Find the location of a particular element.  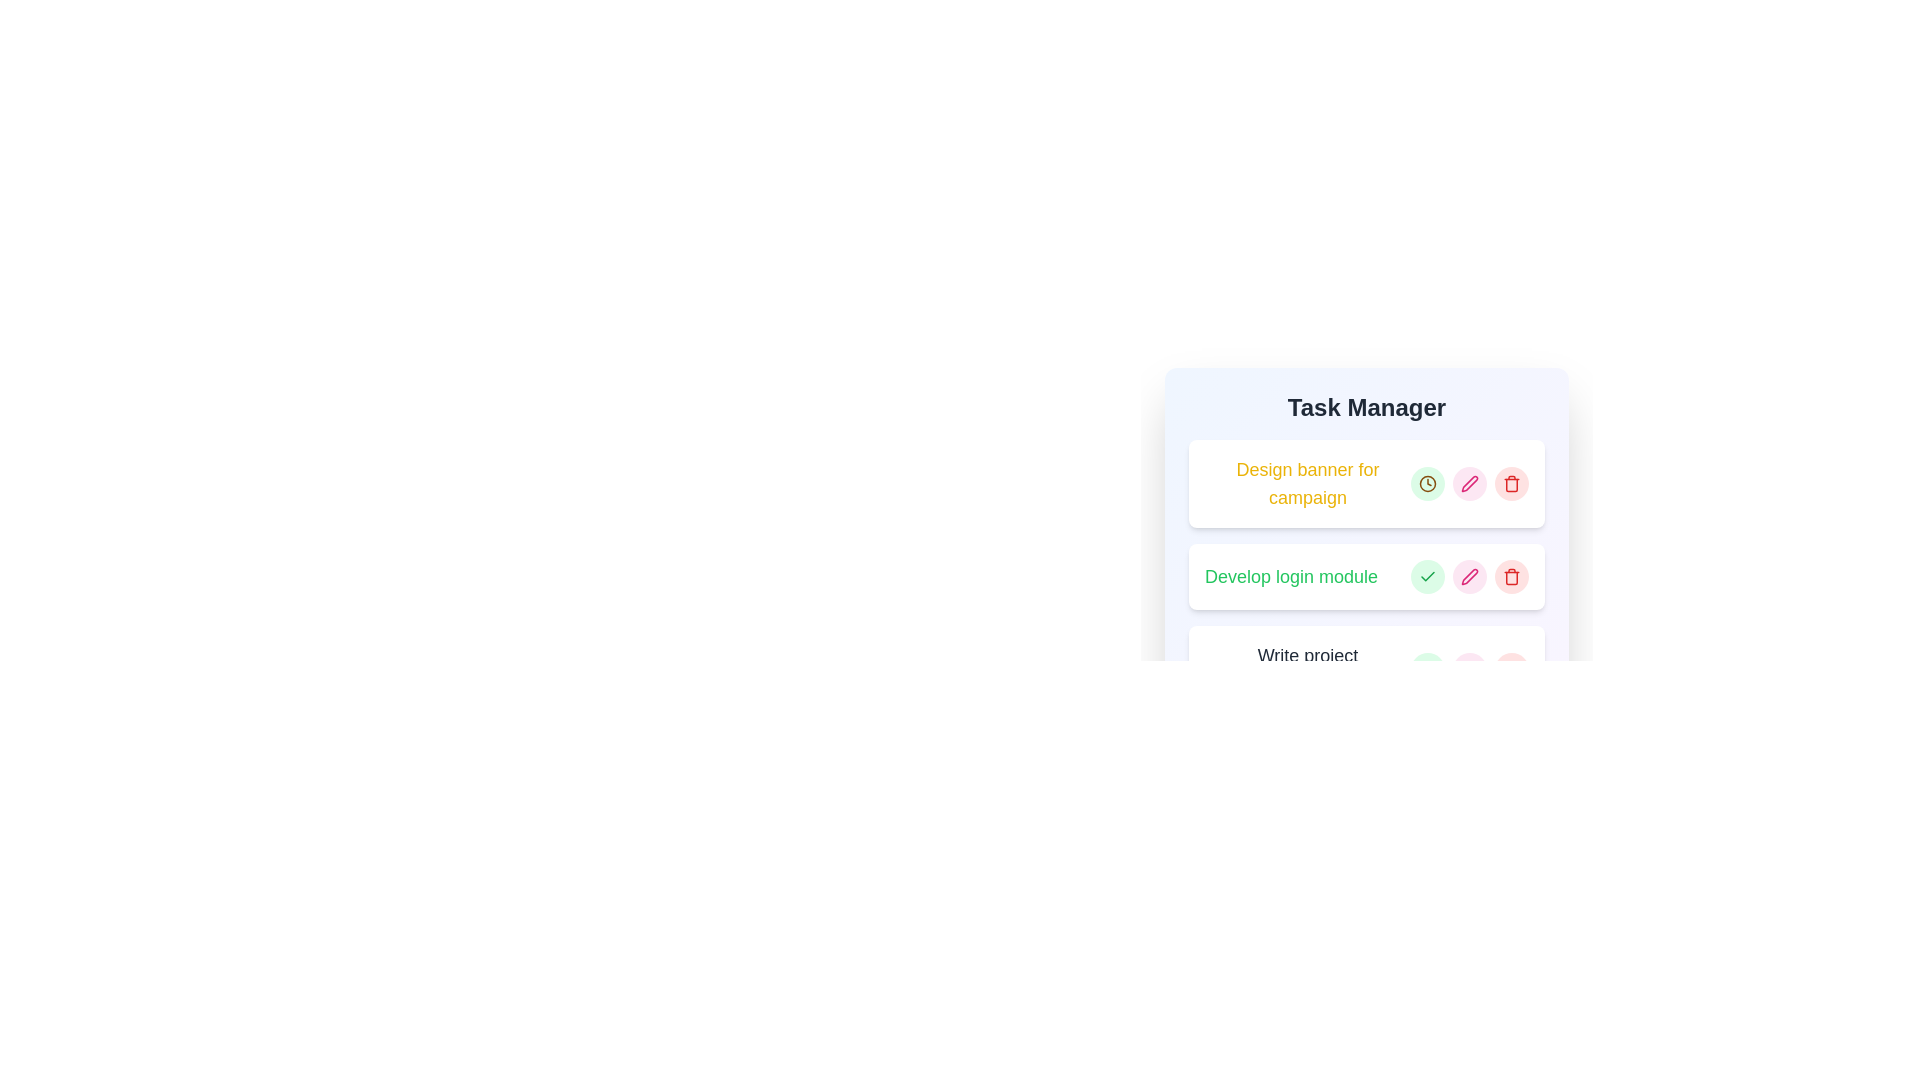

the editing icon (pen or pencil representation) located on the right-hand side of the second task item in the 'Task Manager' interface is located at coordinates (1469, 577).